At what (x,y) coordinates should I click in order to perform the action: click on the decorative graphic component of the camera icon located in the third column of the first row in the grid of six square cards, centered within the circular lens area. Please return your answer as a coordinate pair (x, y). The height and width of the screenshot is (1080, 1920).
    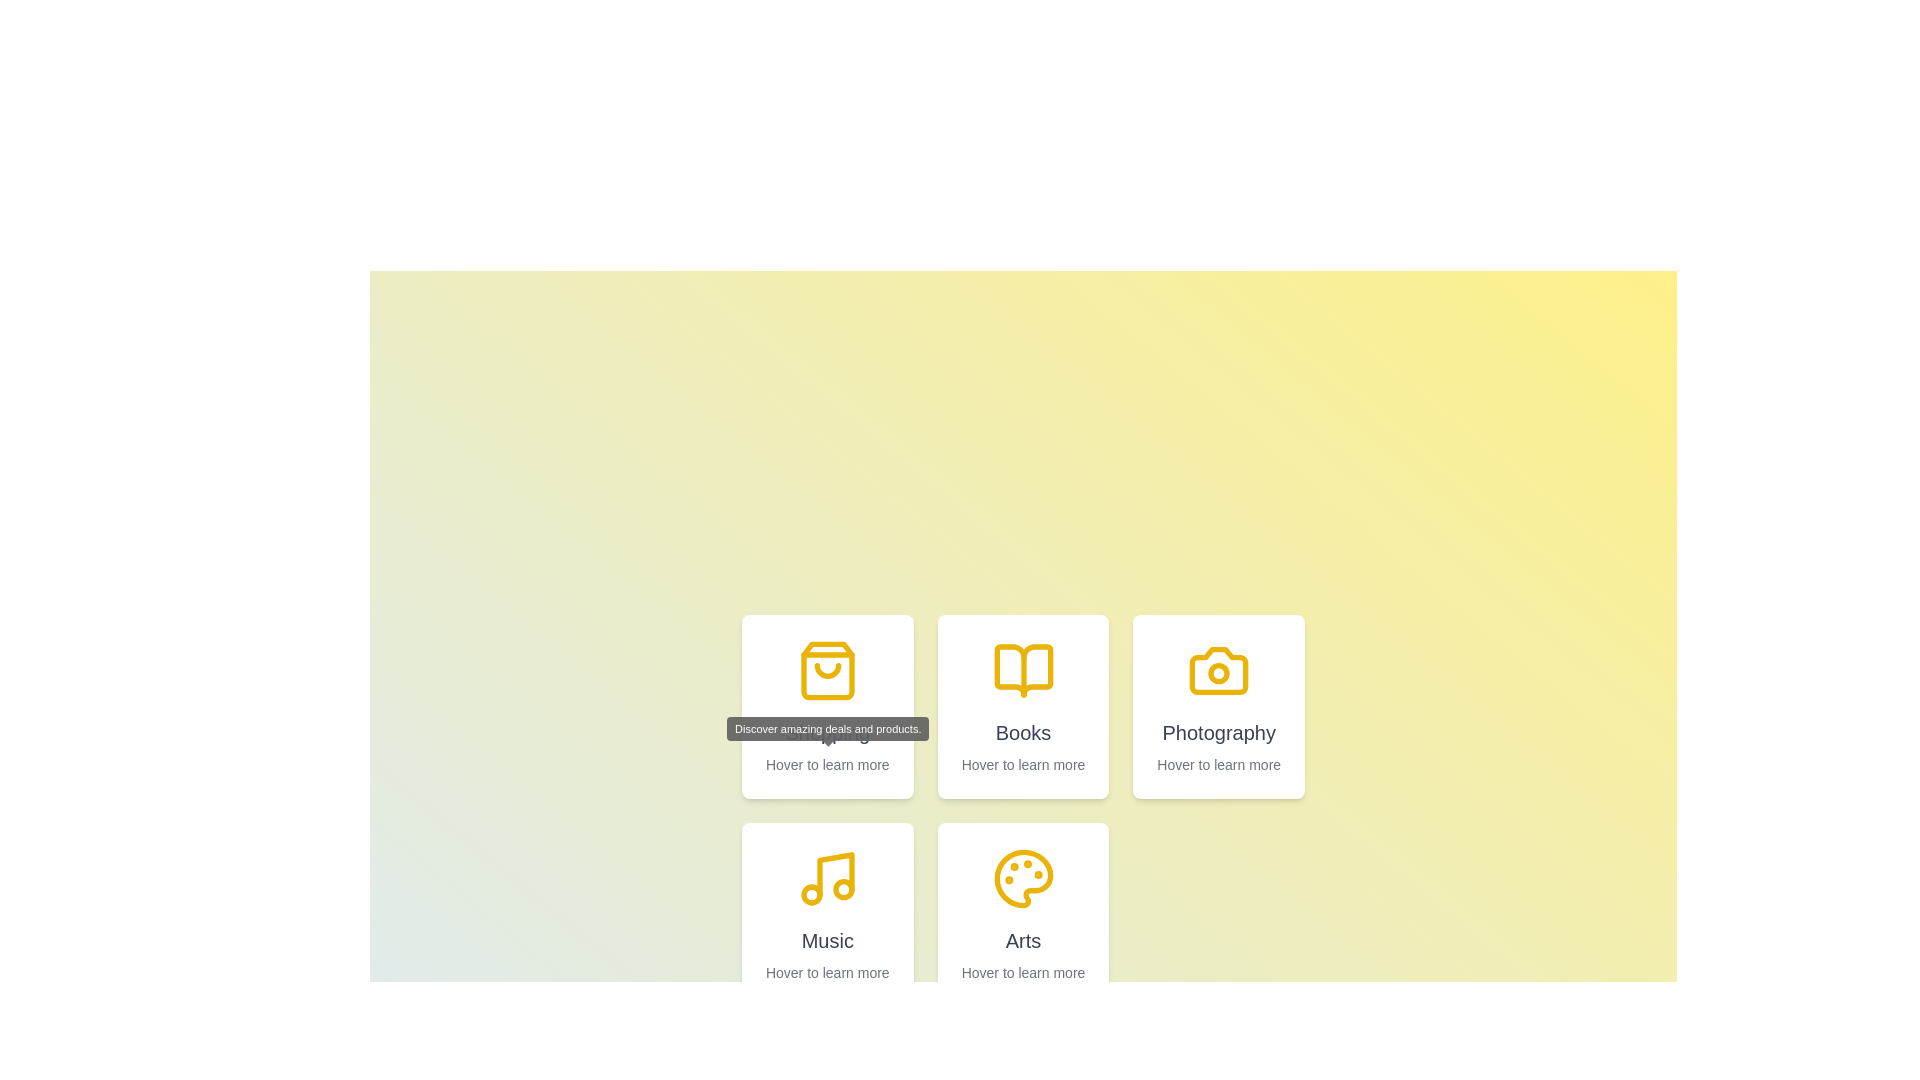
    Looking at the image, I should click on (1218, 673).